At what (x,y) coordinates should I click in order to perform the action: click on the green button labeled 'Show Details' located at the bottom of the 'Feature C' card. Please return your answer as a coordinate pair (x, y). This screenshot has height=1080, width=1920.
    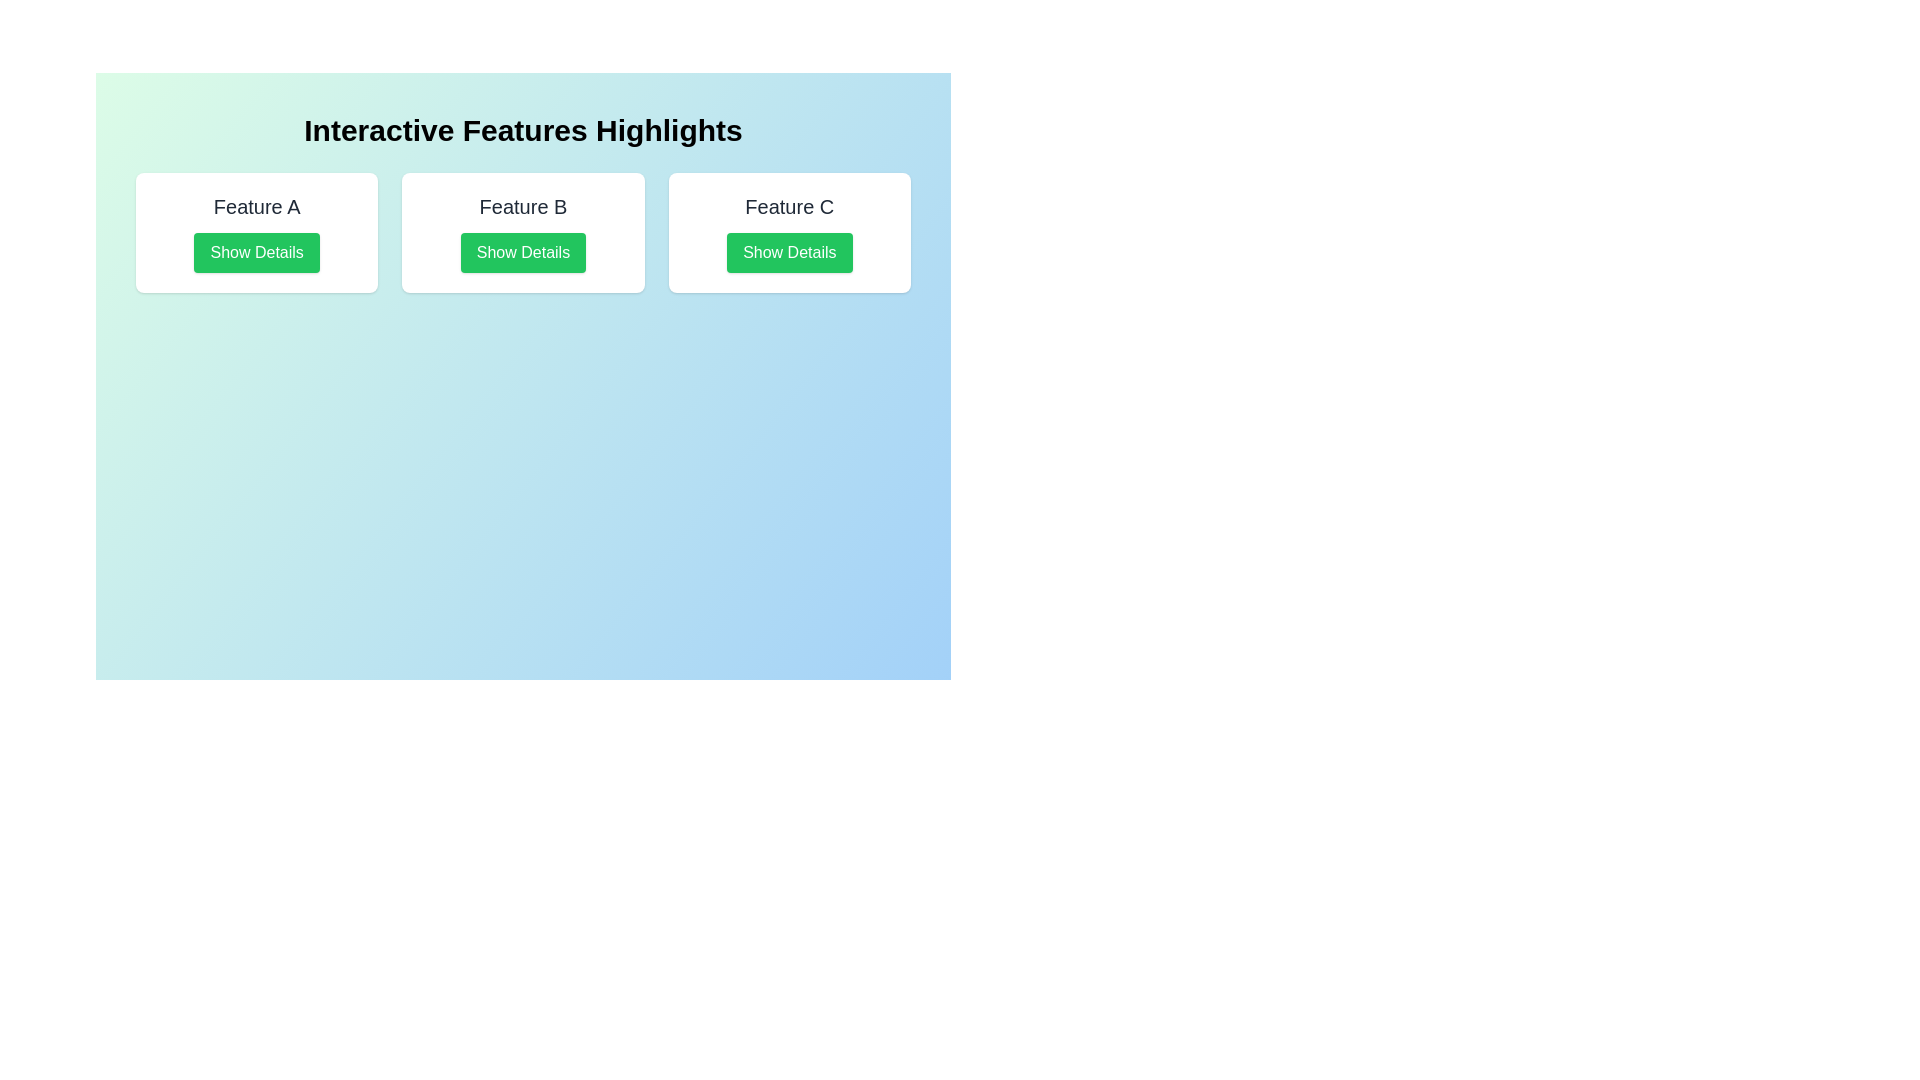
    Looking at the image, I should click on (788, 252).